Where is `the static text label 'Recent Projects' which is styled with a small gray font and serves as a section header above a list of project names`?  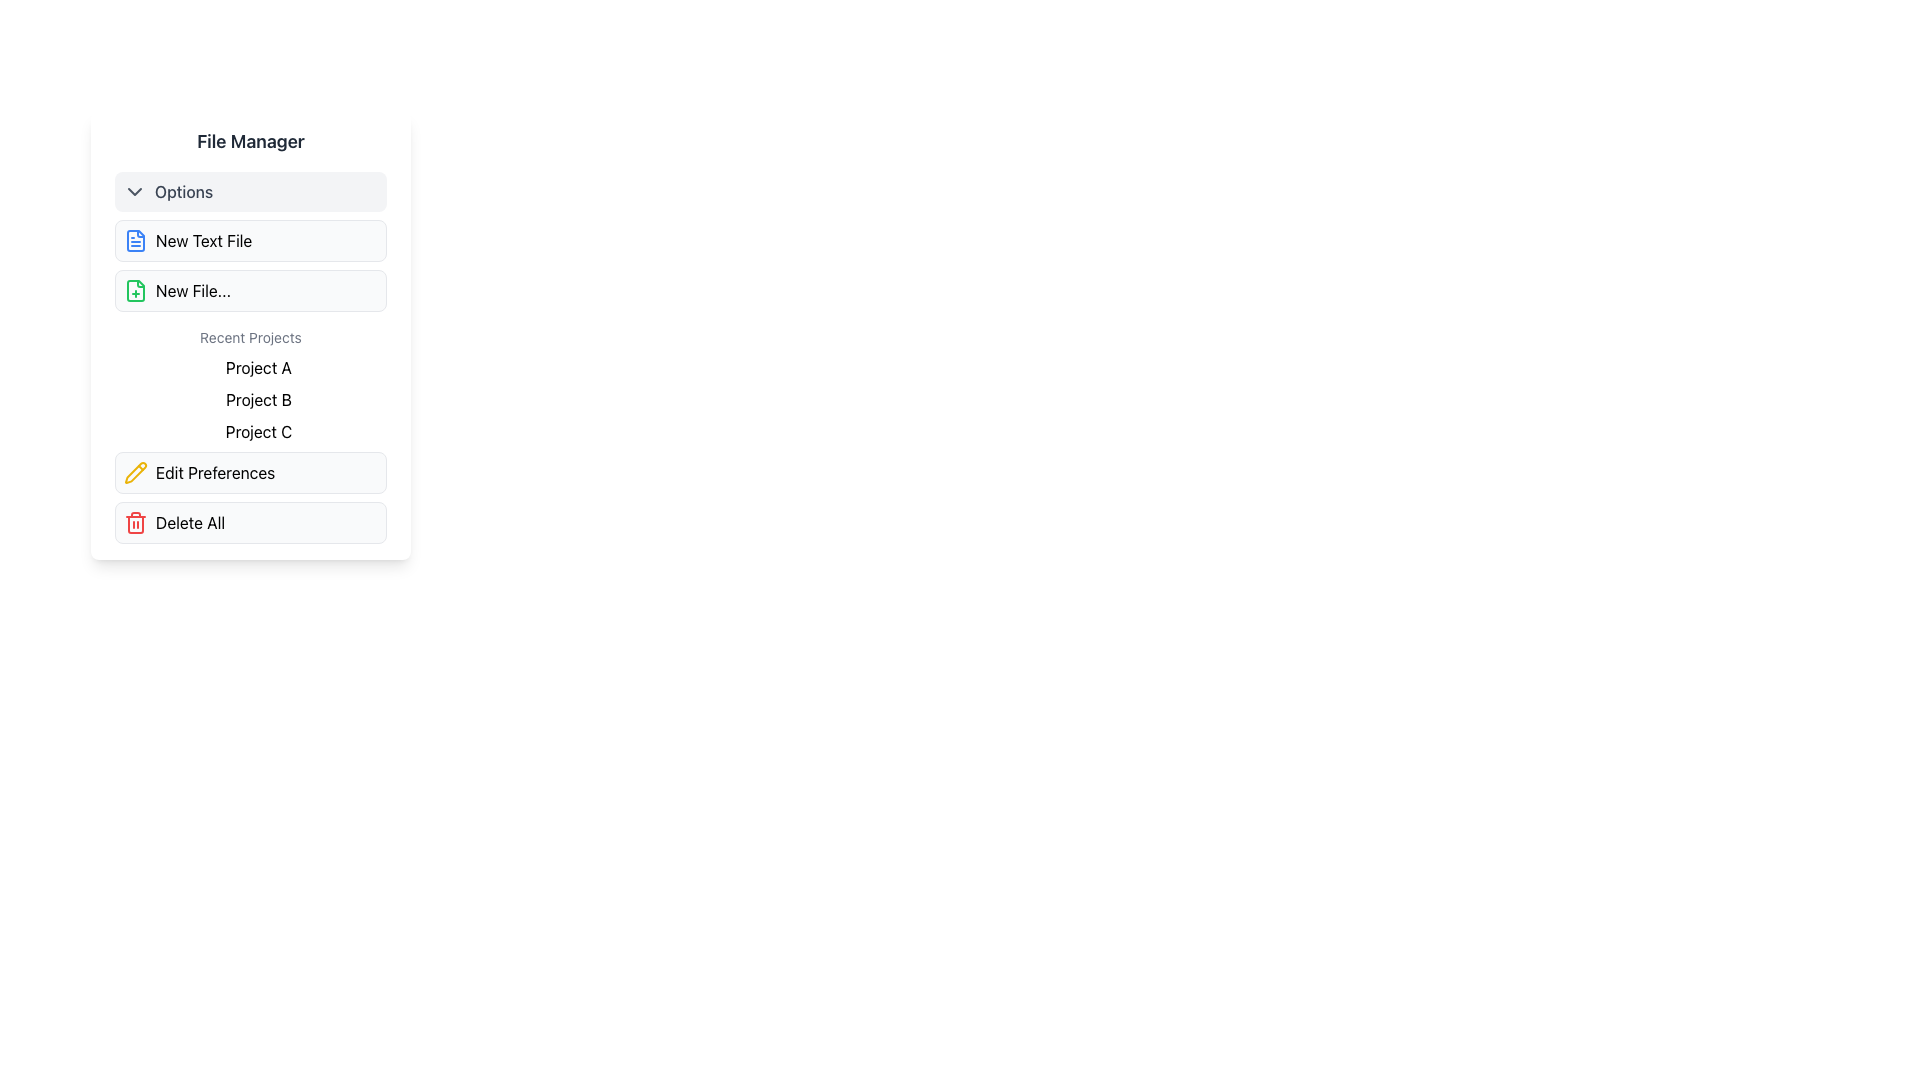
the static text label 'Recent Projects' which is styled with a small gray font and serves as a section header above a list of project names is located at coordinates (249, 337).